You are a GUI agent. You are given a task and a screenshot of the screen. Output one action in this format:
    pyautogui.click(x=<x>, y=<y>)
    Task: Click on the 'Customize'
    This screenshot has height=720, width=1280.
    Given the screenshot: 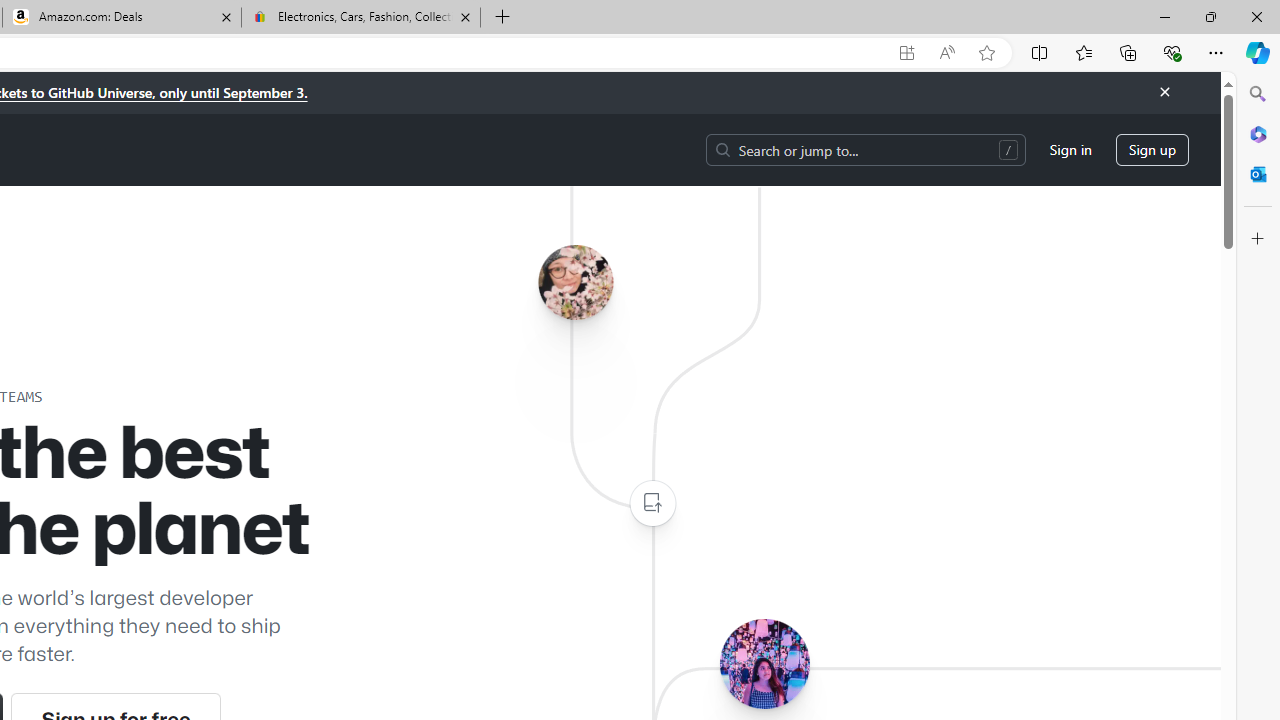 What is the action you would take?
    pyautogui.click(x=1257, y=238)
    